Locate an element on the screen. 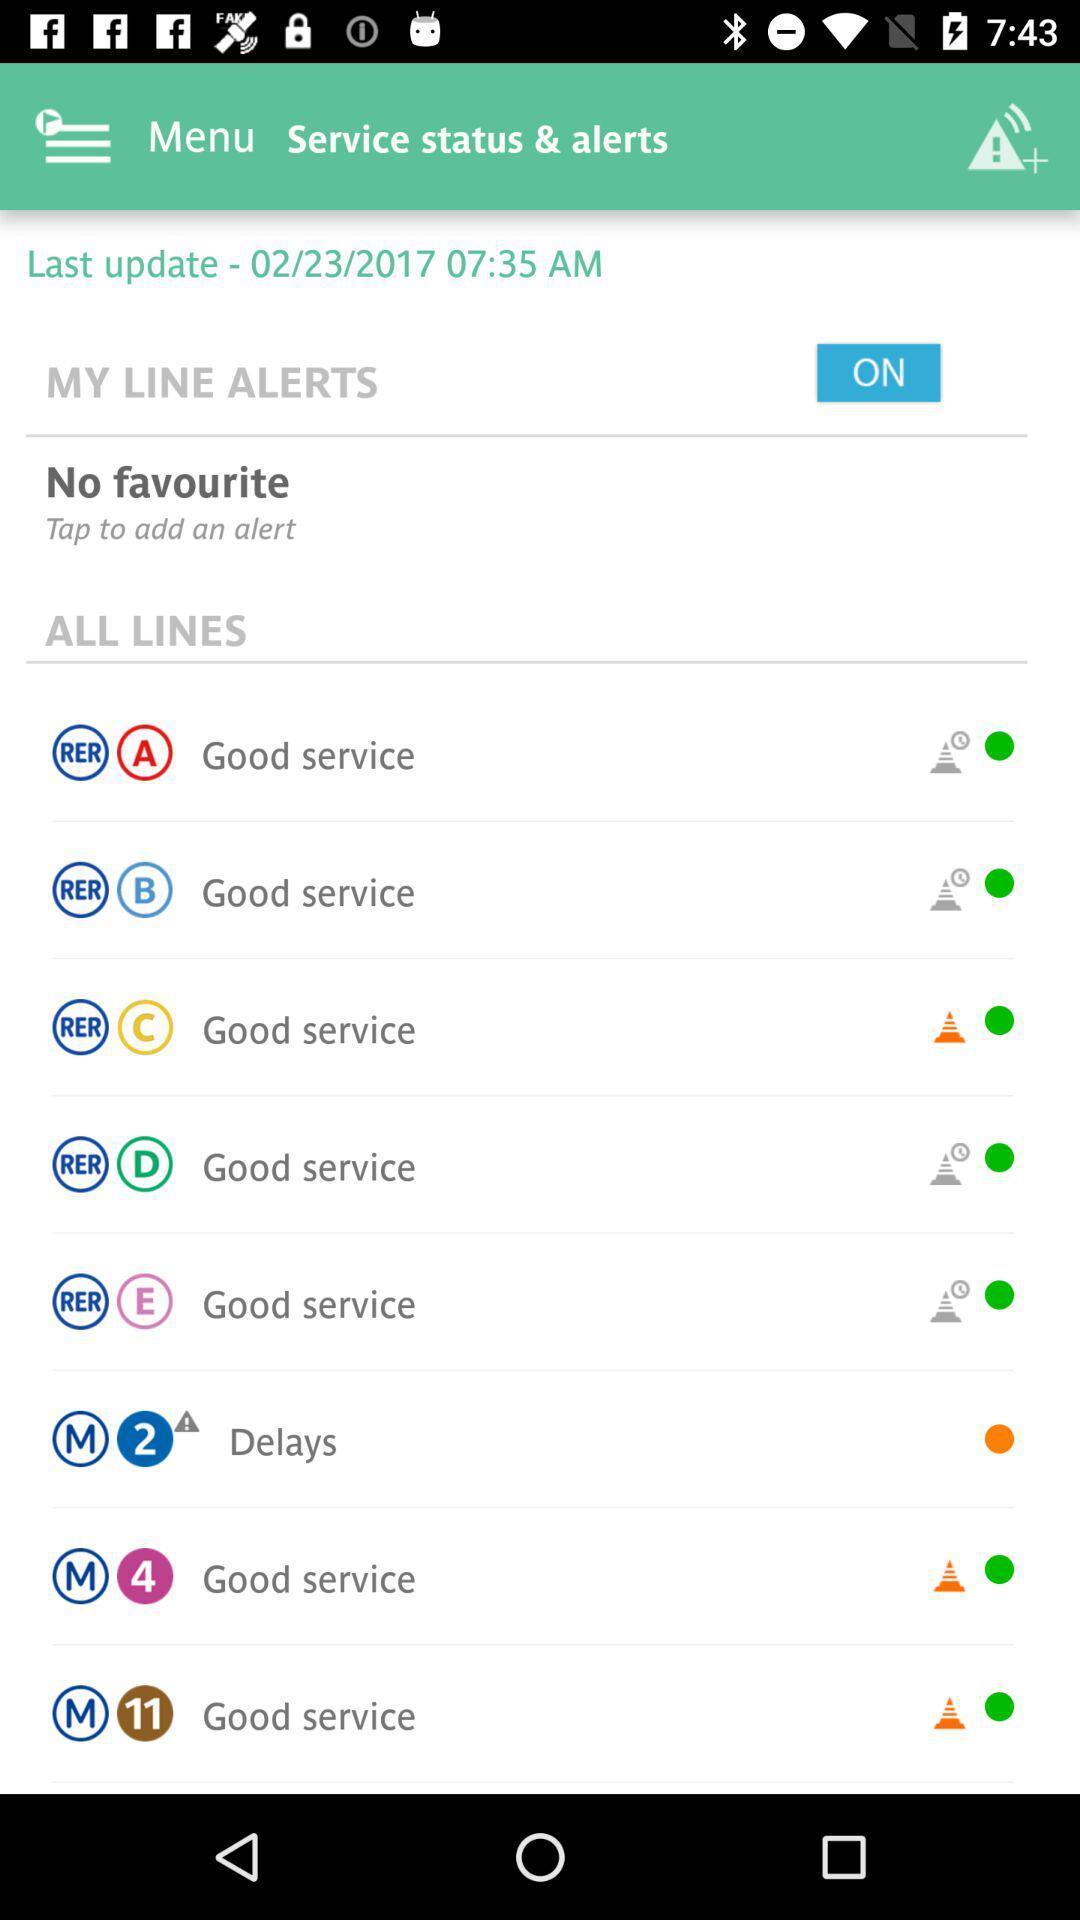 The height and width of the screenshot is (1920, 1080). the item above the last update 02 item is located at coordinates (1006, 135).